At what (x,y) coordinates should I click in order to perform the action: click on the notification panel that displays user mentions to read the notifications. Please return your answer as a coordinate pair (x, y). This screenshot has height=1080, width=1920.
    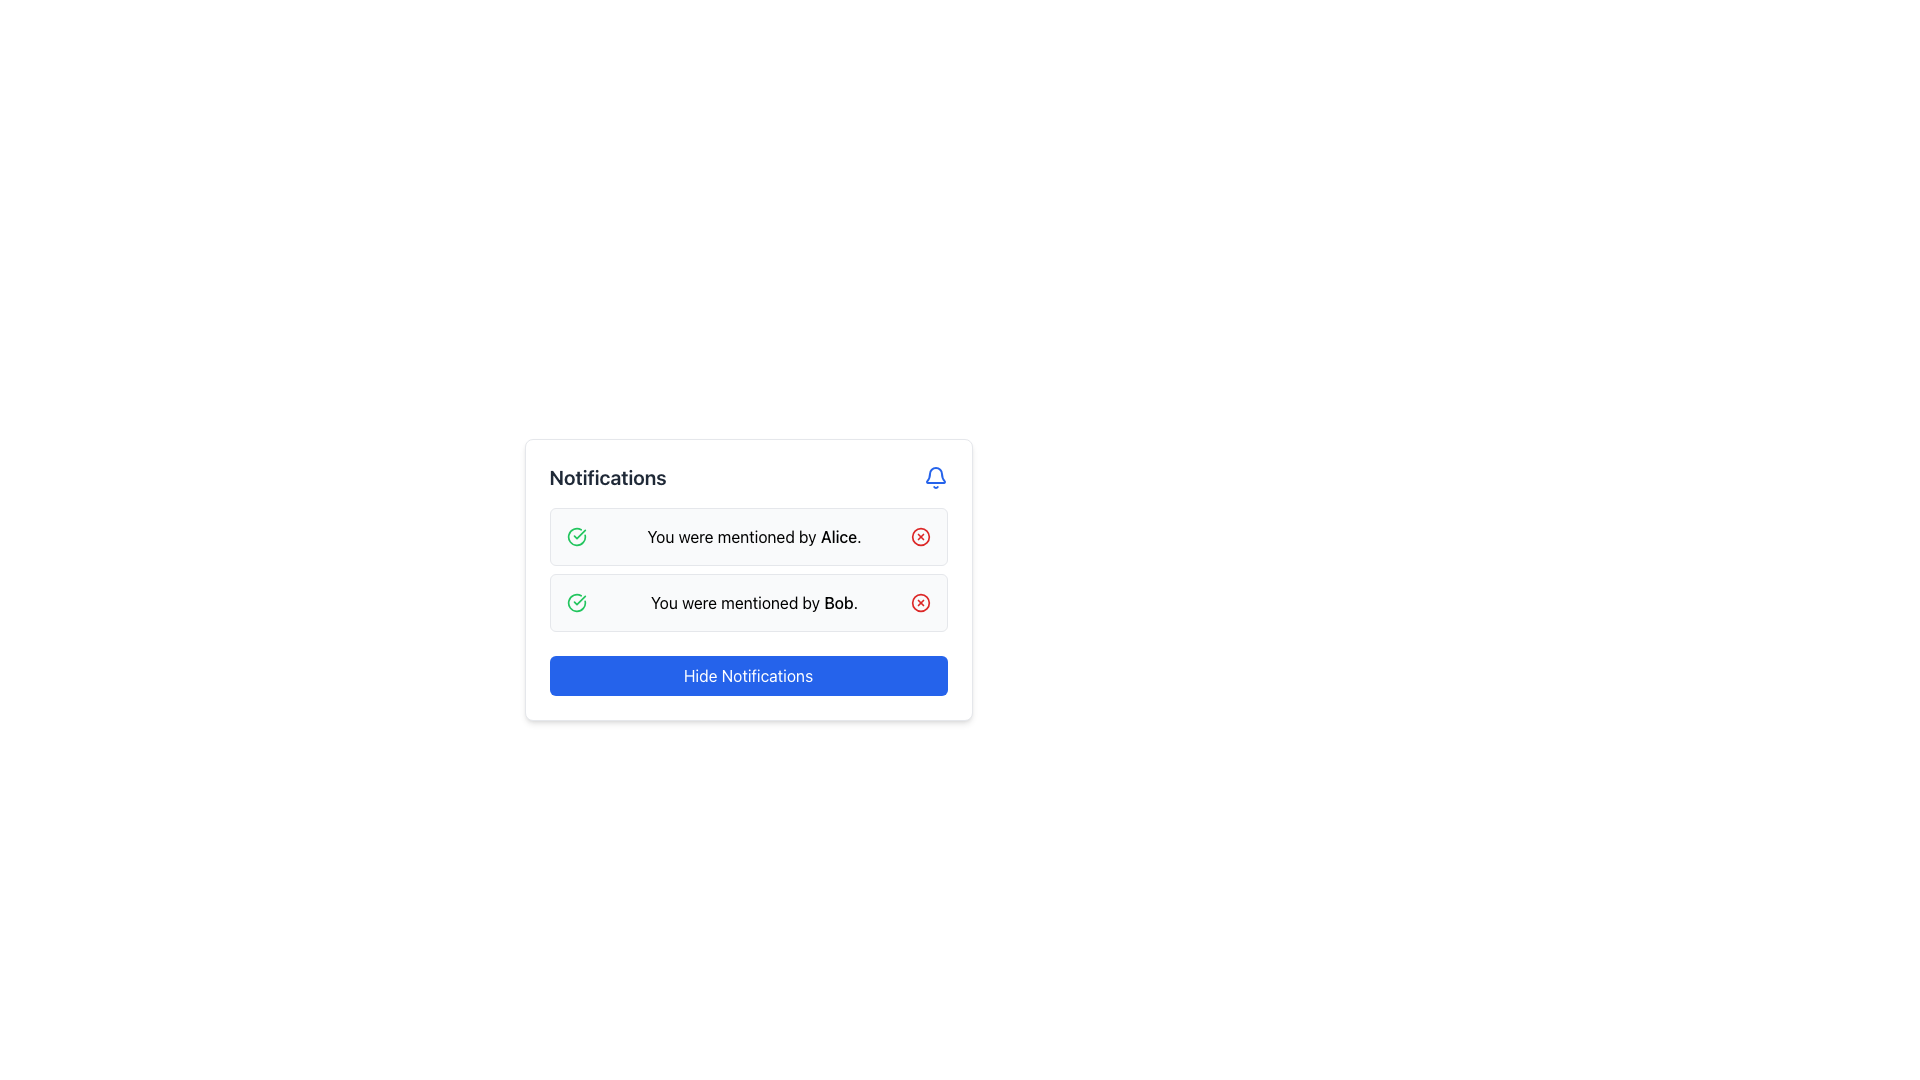
    Looking at the image, I should click on (747, 579).